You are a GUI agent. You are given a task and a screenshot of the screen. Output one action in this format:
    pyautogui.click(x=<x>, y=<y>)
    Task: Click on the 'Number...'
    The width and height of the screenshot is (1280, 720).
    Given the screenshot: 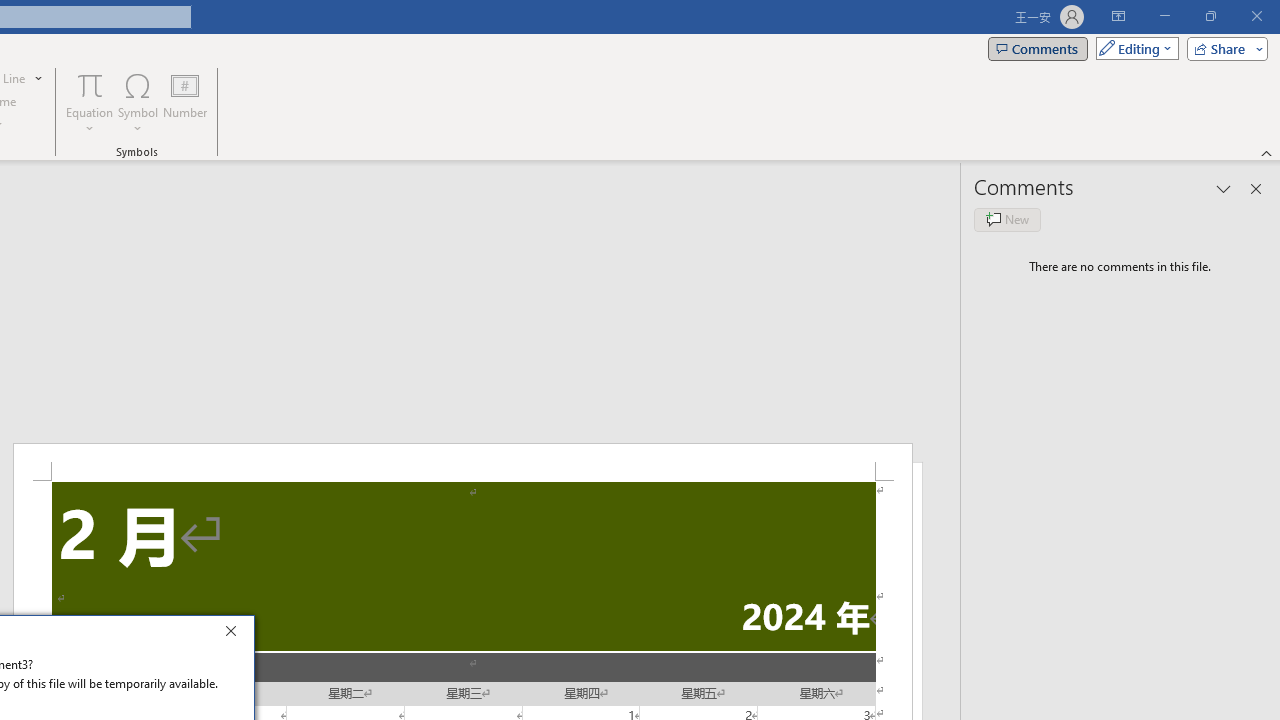 What is the action you would take?
    pyautogui.click(x=185, y=103)
    